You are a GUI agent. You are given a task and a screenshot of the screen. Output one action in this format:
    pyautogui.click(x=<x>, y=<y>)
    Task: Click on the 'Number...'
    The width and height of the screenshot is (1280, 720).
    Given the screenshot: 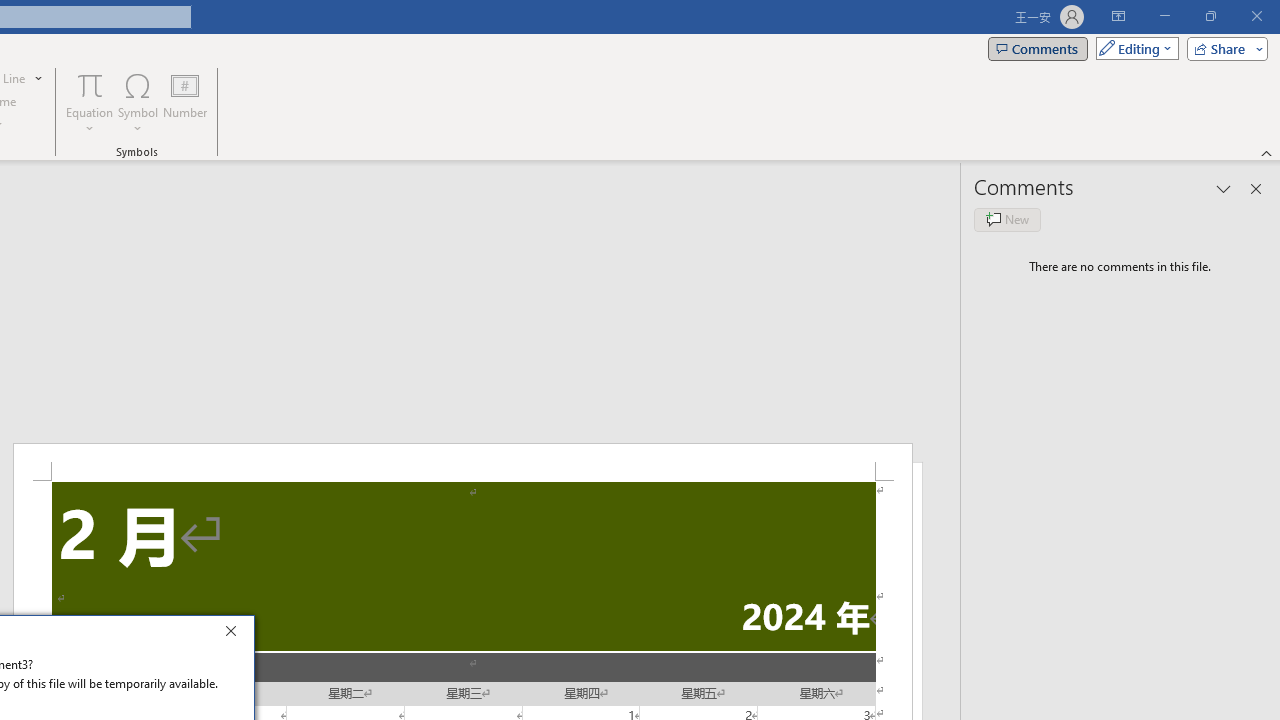 What is the action you would take?
    pyautogui.click(x=185, y=103)
    